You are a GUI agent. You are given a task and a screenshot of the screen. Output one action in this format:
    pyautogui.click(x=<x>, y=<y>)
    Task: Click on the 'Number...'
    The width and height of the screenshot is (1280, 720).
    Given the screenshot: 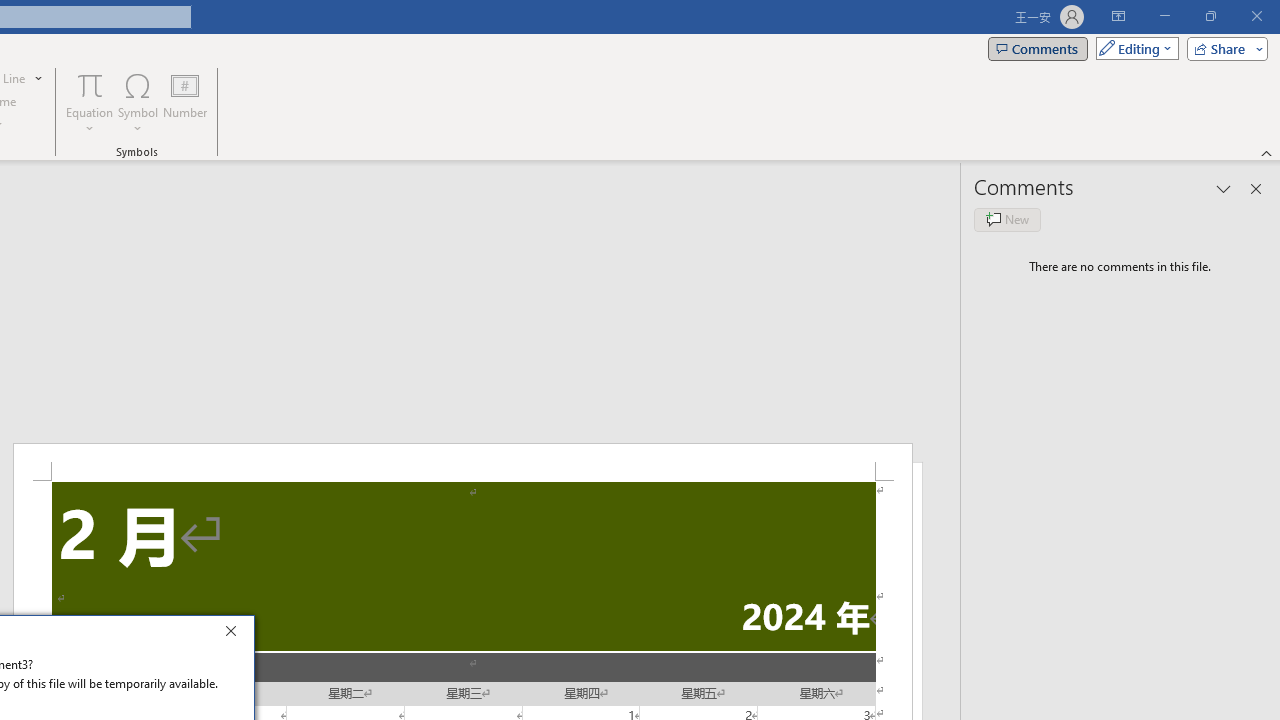 What is the action you would take?
    pyautogui.click(x=185, y=103)
    